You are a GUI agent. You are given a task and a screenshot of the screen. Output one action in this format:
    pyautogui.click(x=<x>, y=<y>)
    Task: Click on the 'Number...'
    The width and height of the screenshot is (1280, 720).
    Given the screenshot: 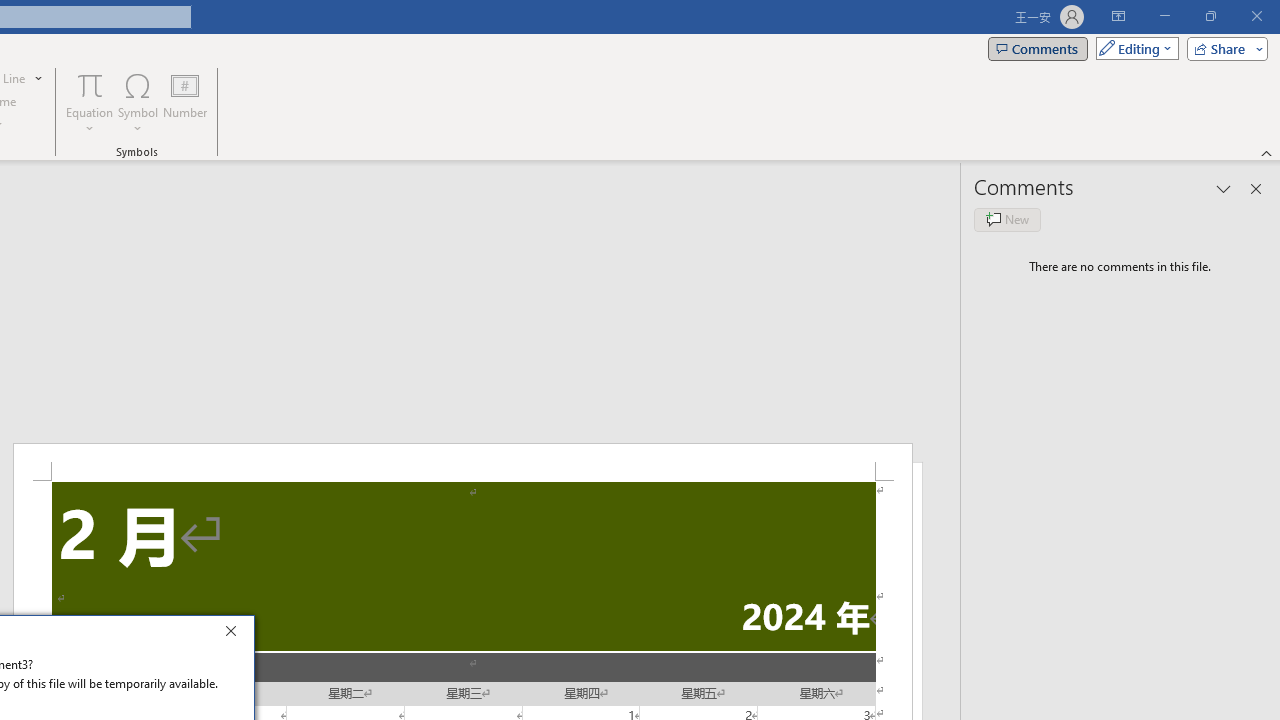 What is the action you would take?
    pyautogui.click(x=185, y=103)
    